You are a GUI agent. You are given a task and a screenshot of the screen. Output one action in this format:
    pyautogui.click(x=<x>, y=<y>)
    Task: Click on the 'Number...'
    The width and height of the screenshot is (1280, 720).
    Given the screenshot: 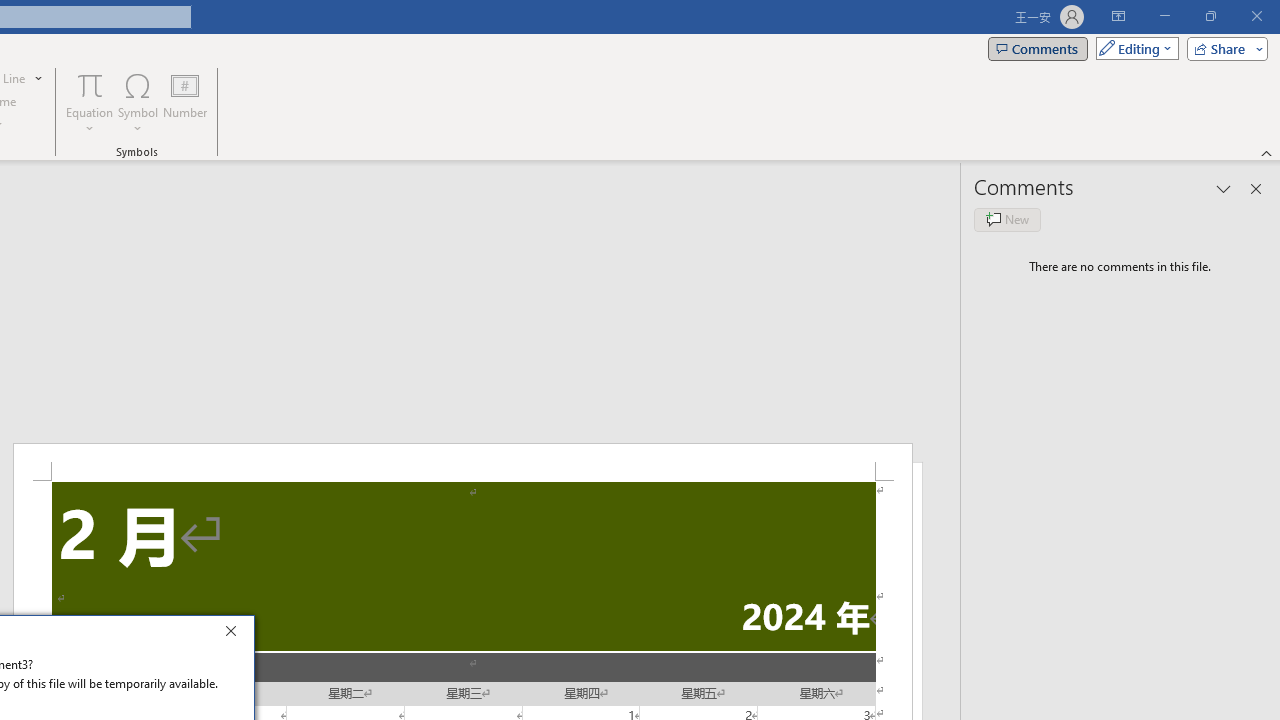 What is the action you would take?
    pyautogui.click(x=185, y=103)
    